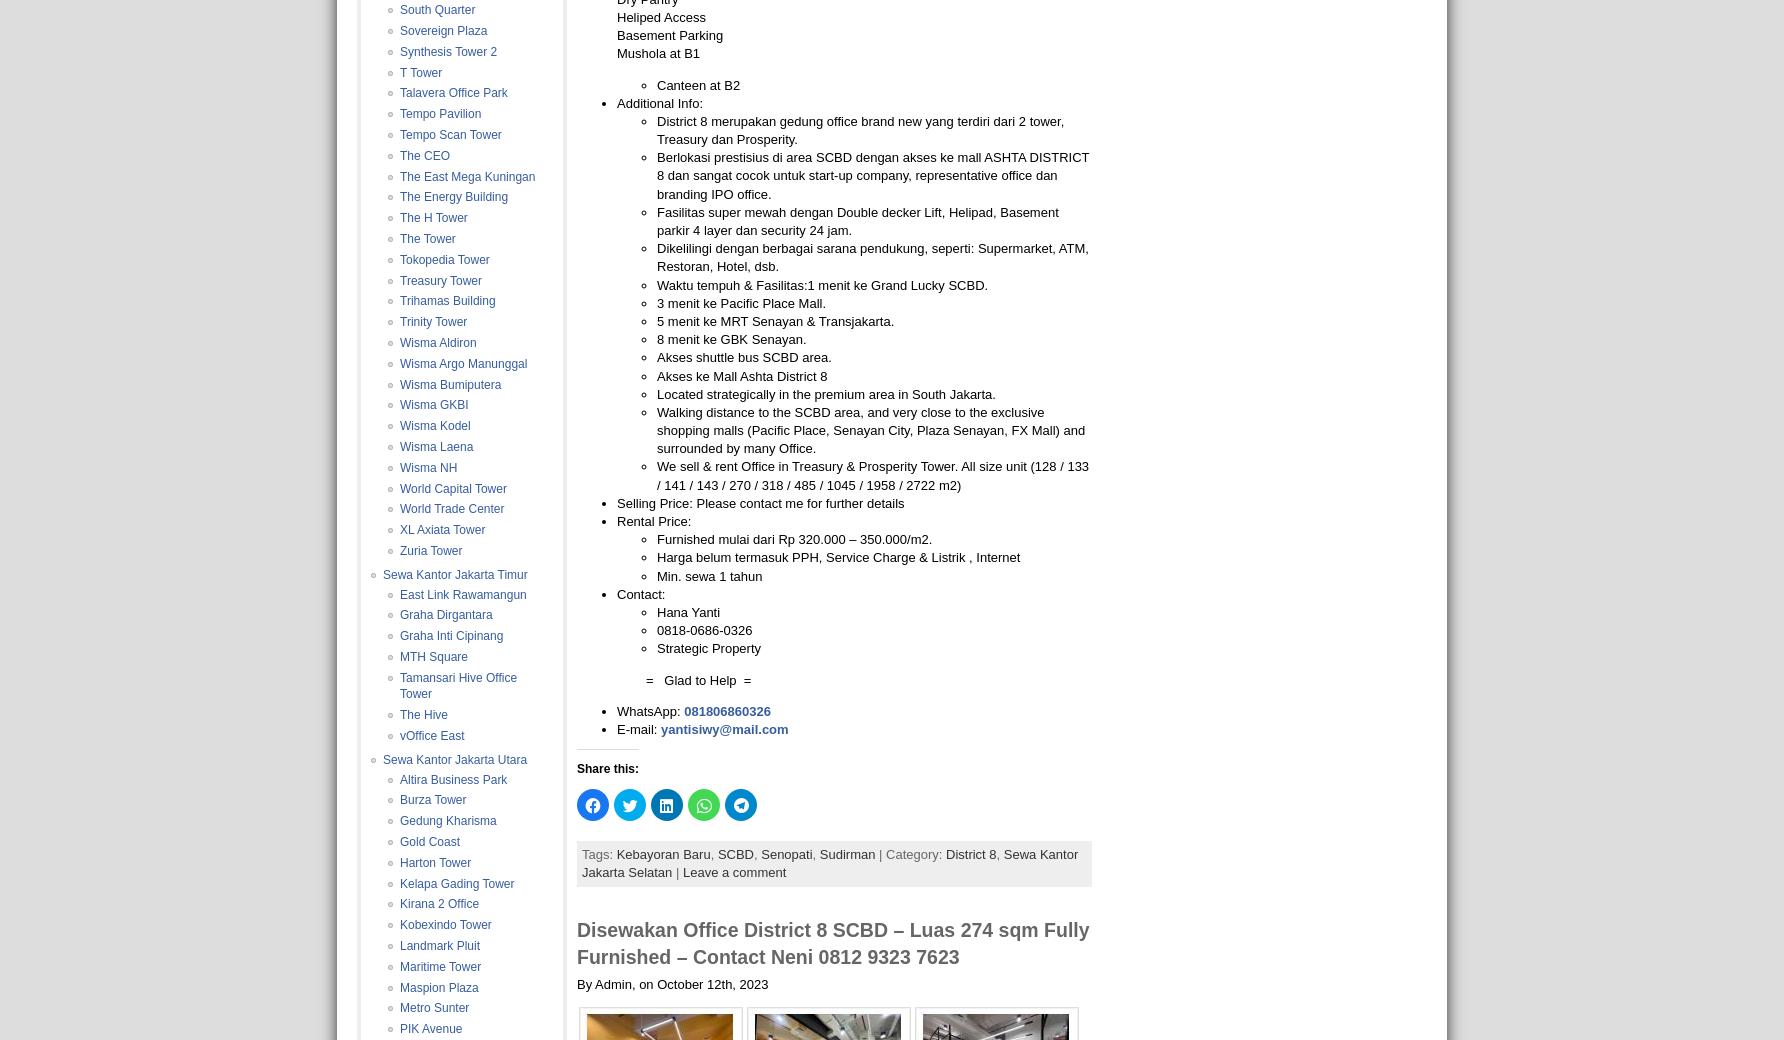 The image size is (1784, 1040). Describe the element at coordinates (871, 475) in the screenshot. I see `'We sell & rent Office in Treasury & Prosperity Tower. All size unit (128 / 133 / 141 / 143 / 270 / 318 / 485 / 1045 / 1958 / 2722 m2)'` at that location.